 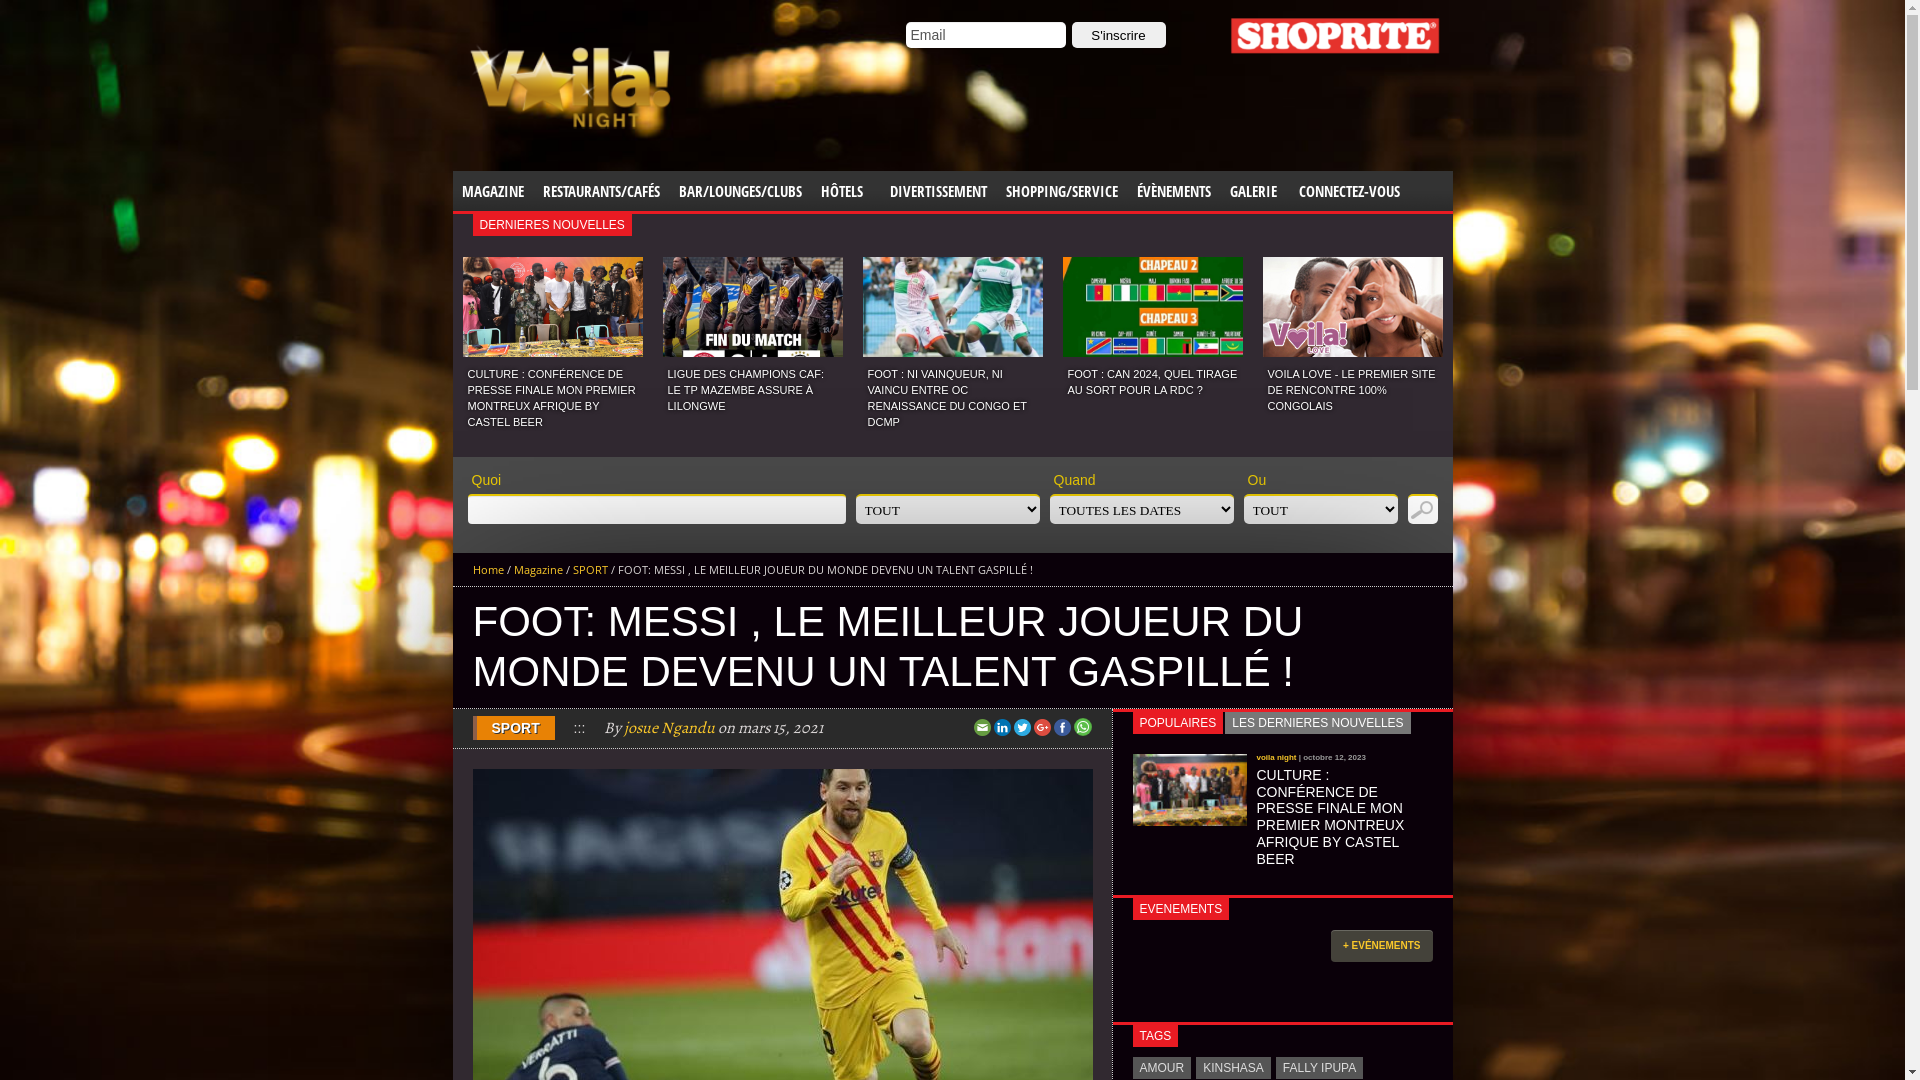 What do you see at coordinates (985, 34) in the screenshot?
I see `'Email'` at bounding box center [985, 34].